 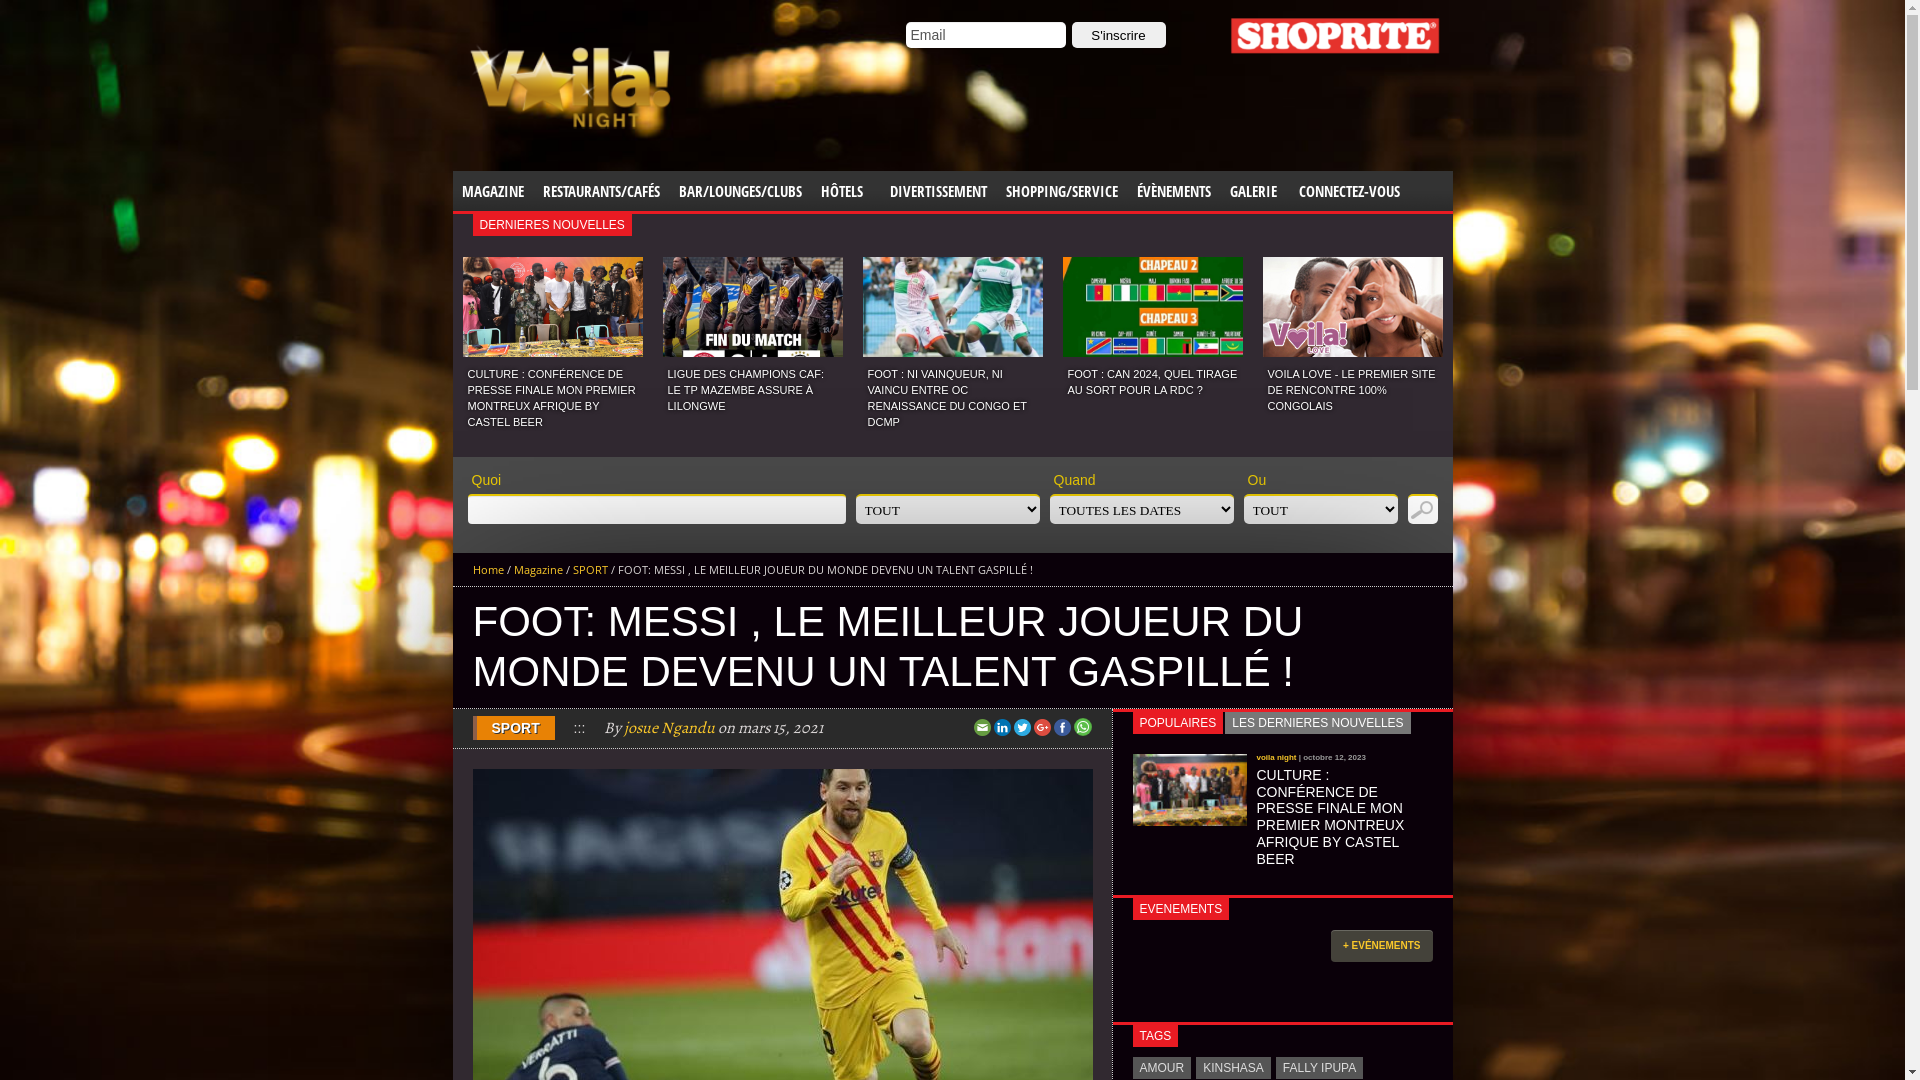 What do you see at coordinates (985, 34) in the screenshot?
I see `'Email'` at bounding box center [985, 34].